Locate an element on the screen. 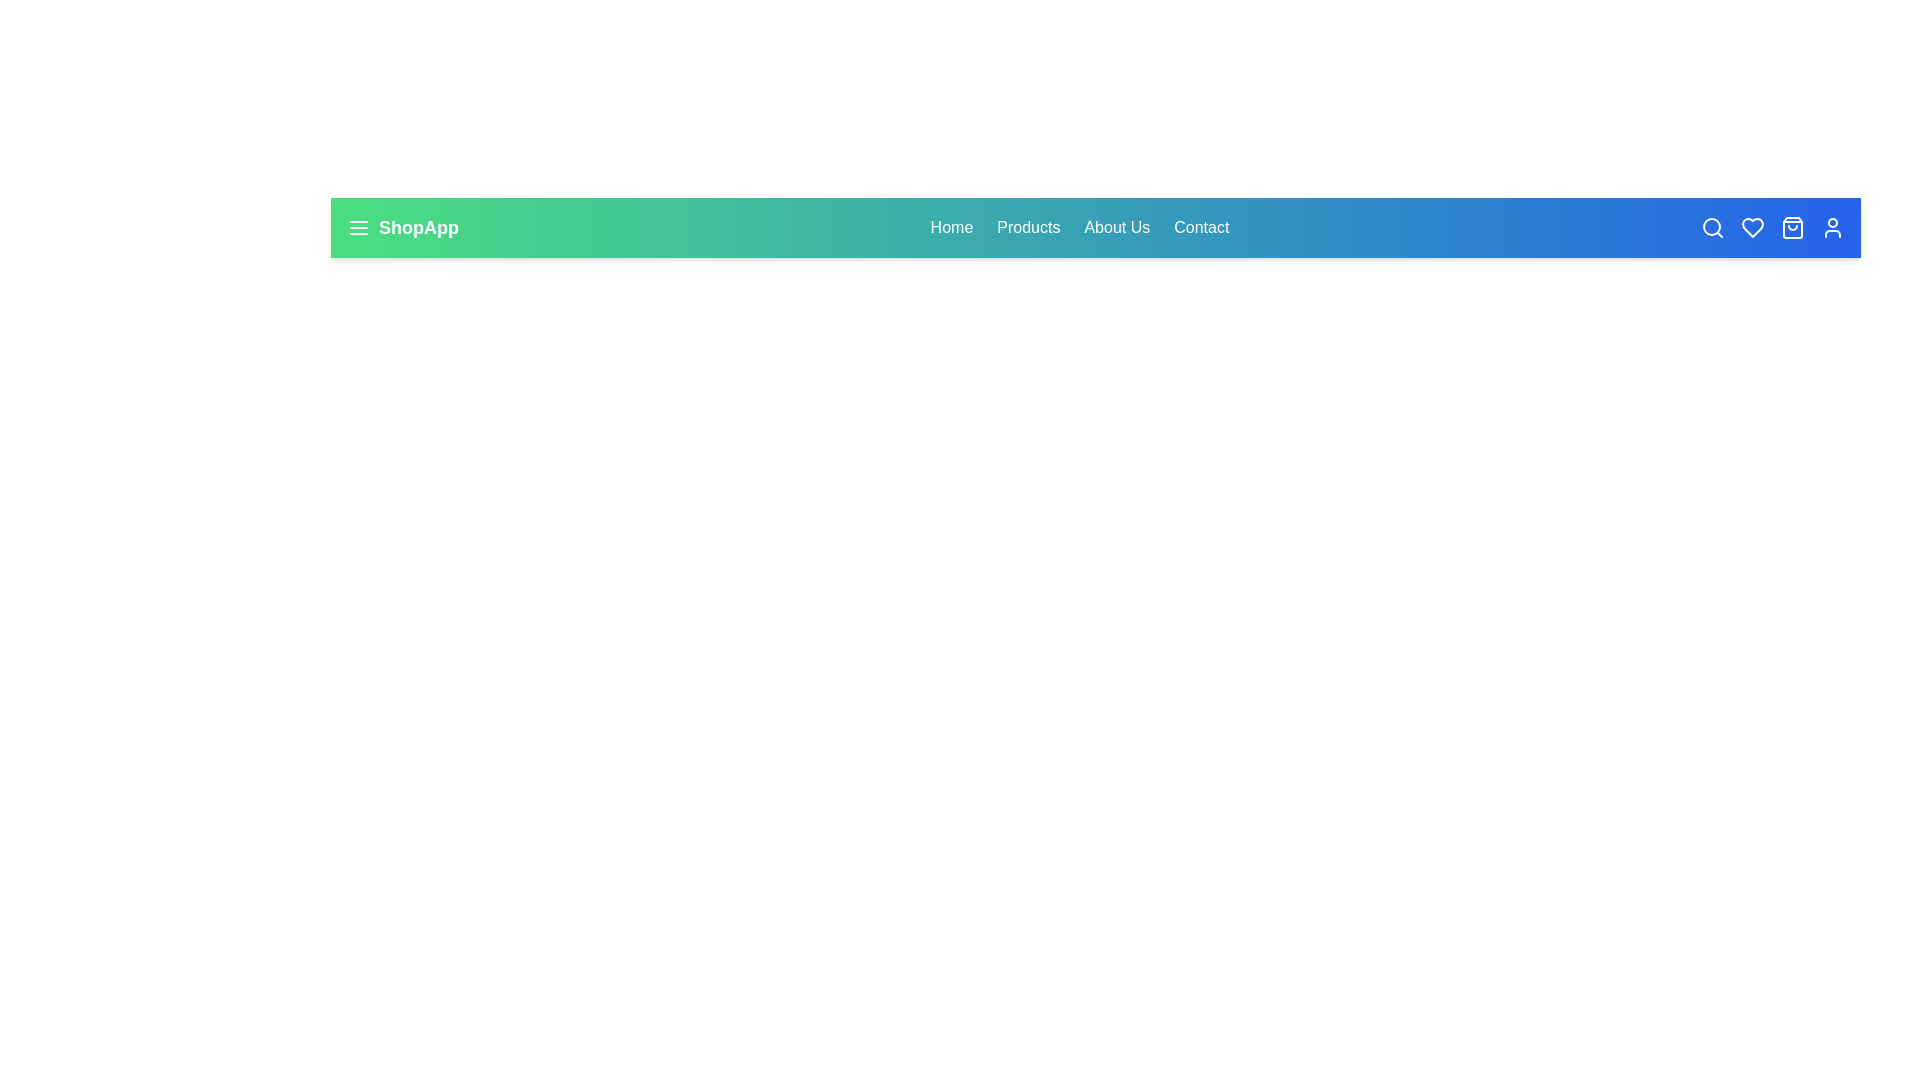  the 'About Us' link in the navigation bar is located at coordinates (1116, 226).